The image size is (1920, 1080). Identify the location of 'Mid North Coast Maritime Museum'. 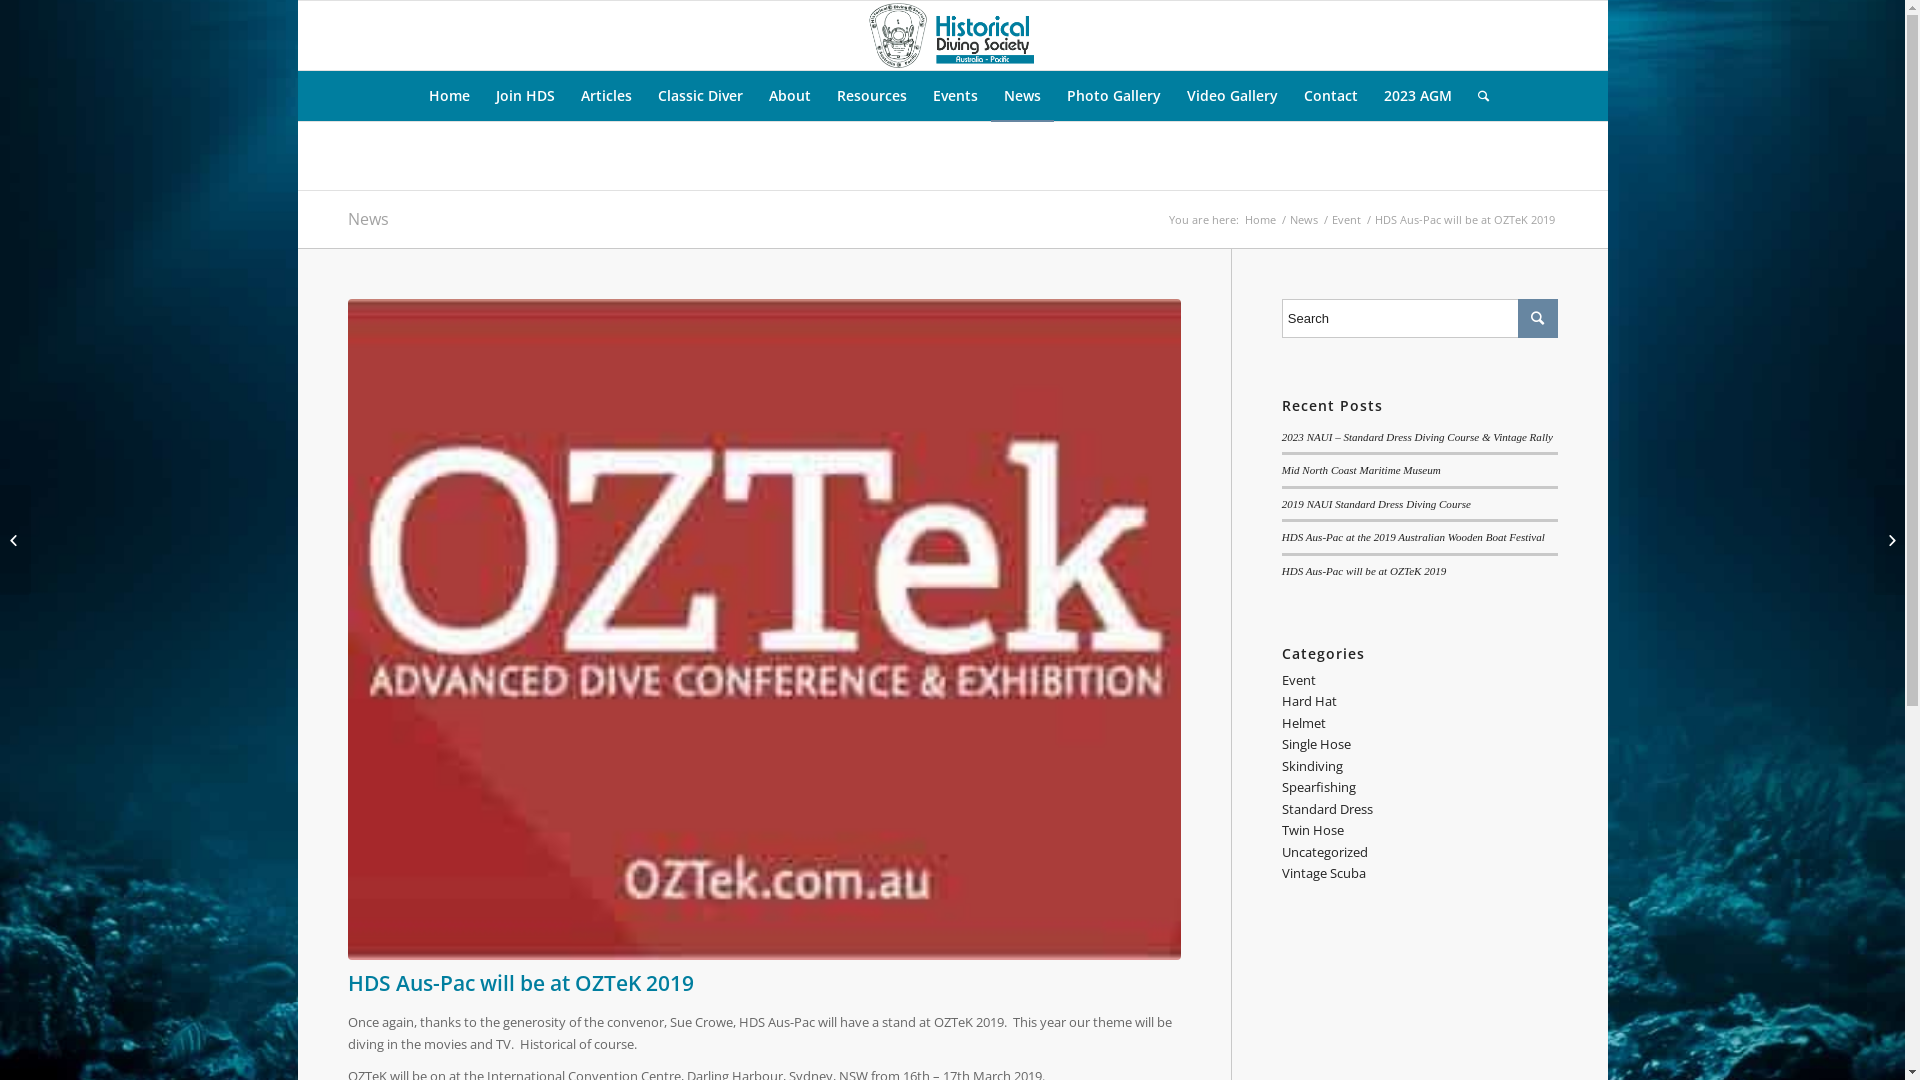
(1281, 470).